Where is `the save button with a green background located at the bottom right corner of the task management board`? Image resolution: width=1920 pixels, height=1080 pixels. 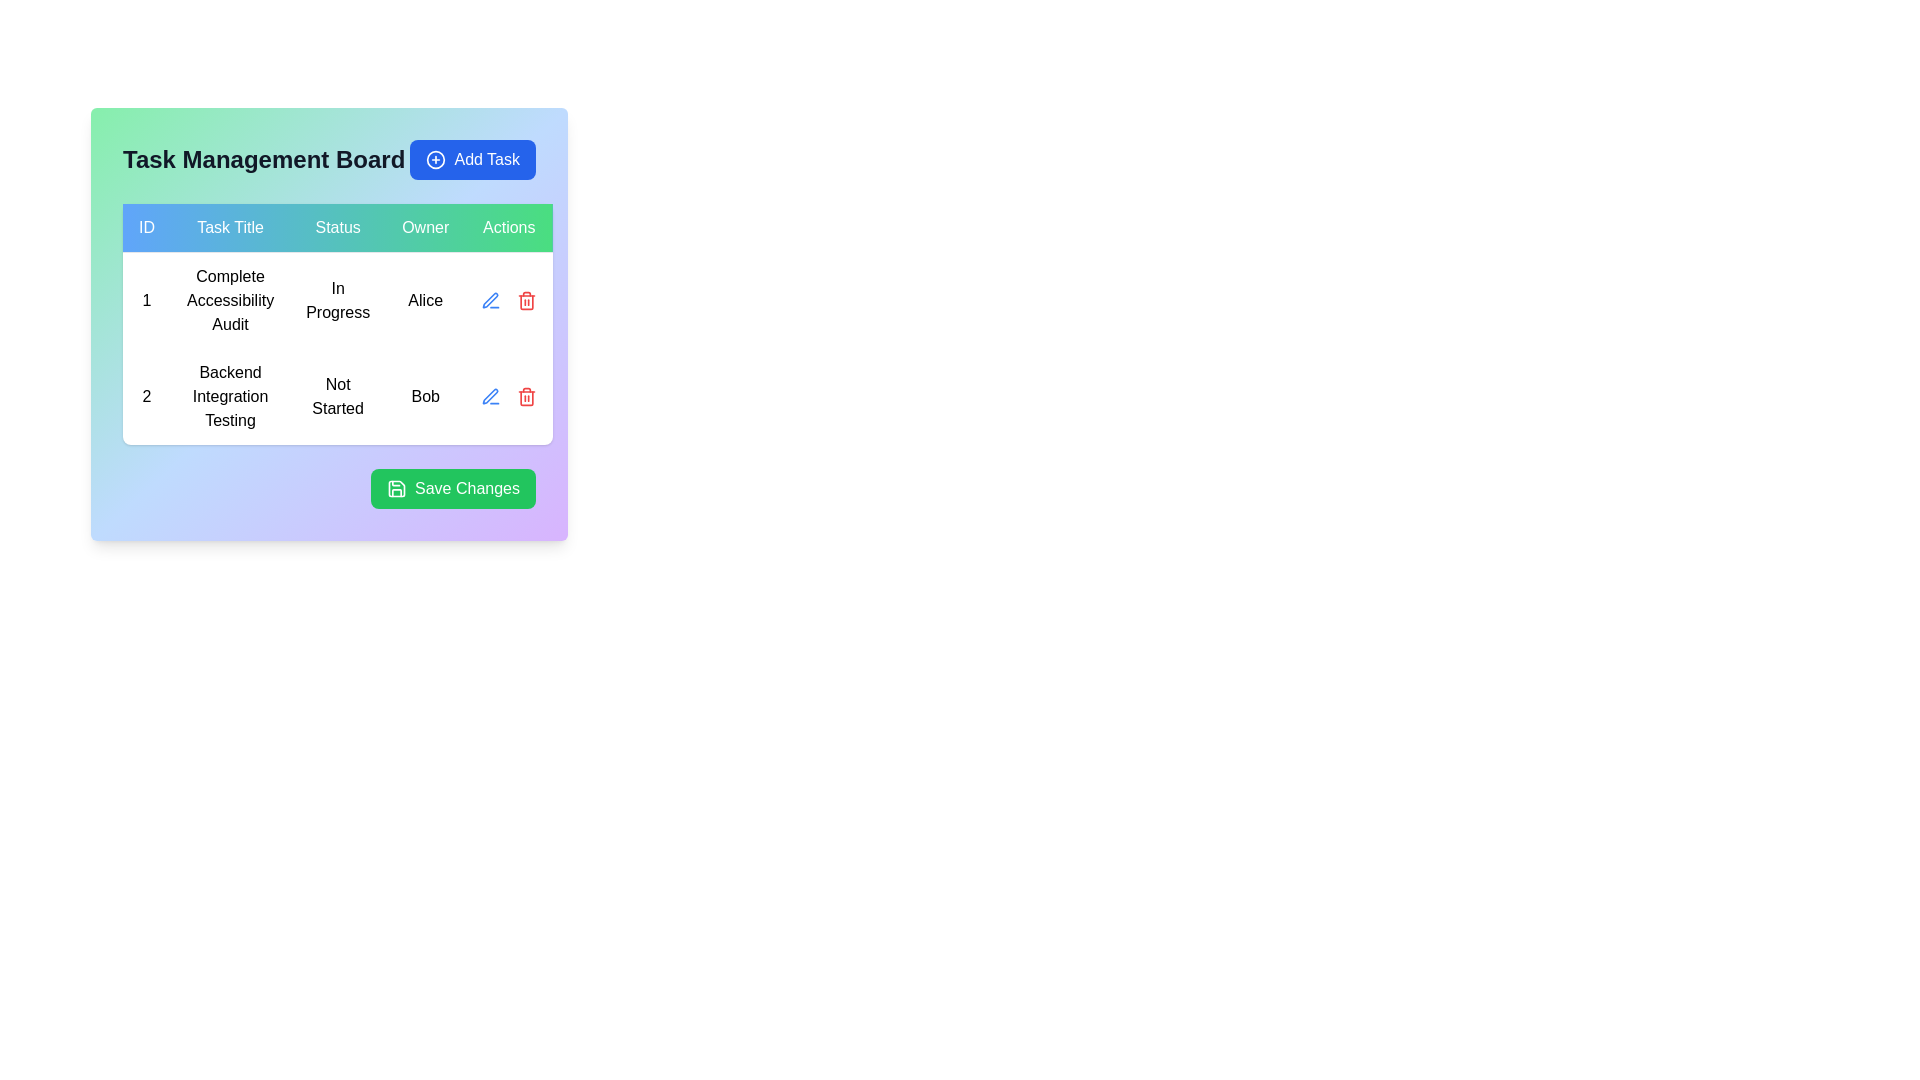 the save button with a green background located at the bottom right corner of the task management board is located at coordinates (329, 489).